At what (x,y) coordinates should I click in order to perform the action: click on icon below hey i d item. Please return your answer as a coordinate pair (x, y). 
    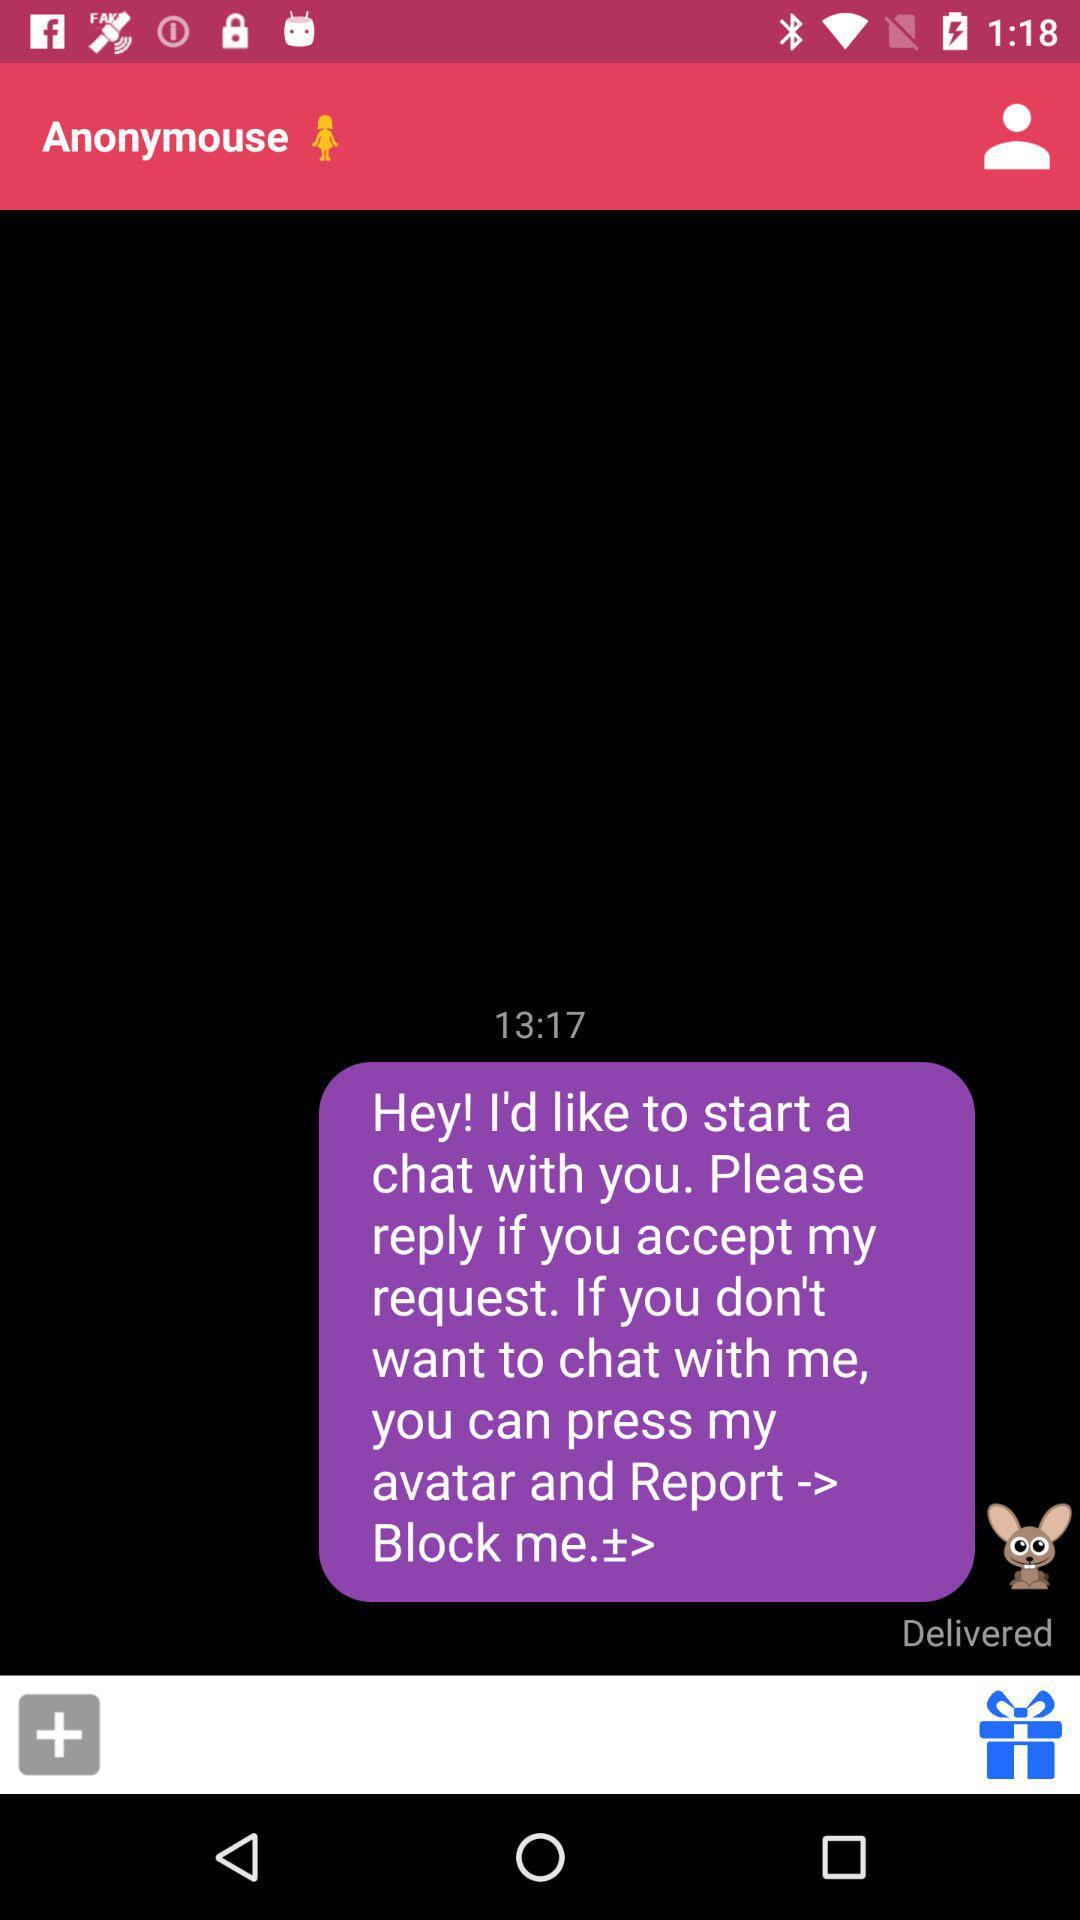
    Looking at the image, I should click on (976, 1632).